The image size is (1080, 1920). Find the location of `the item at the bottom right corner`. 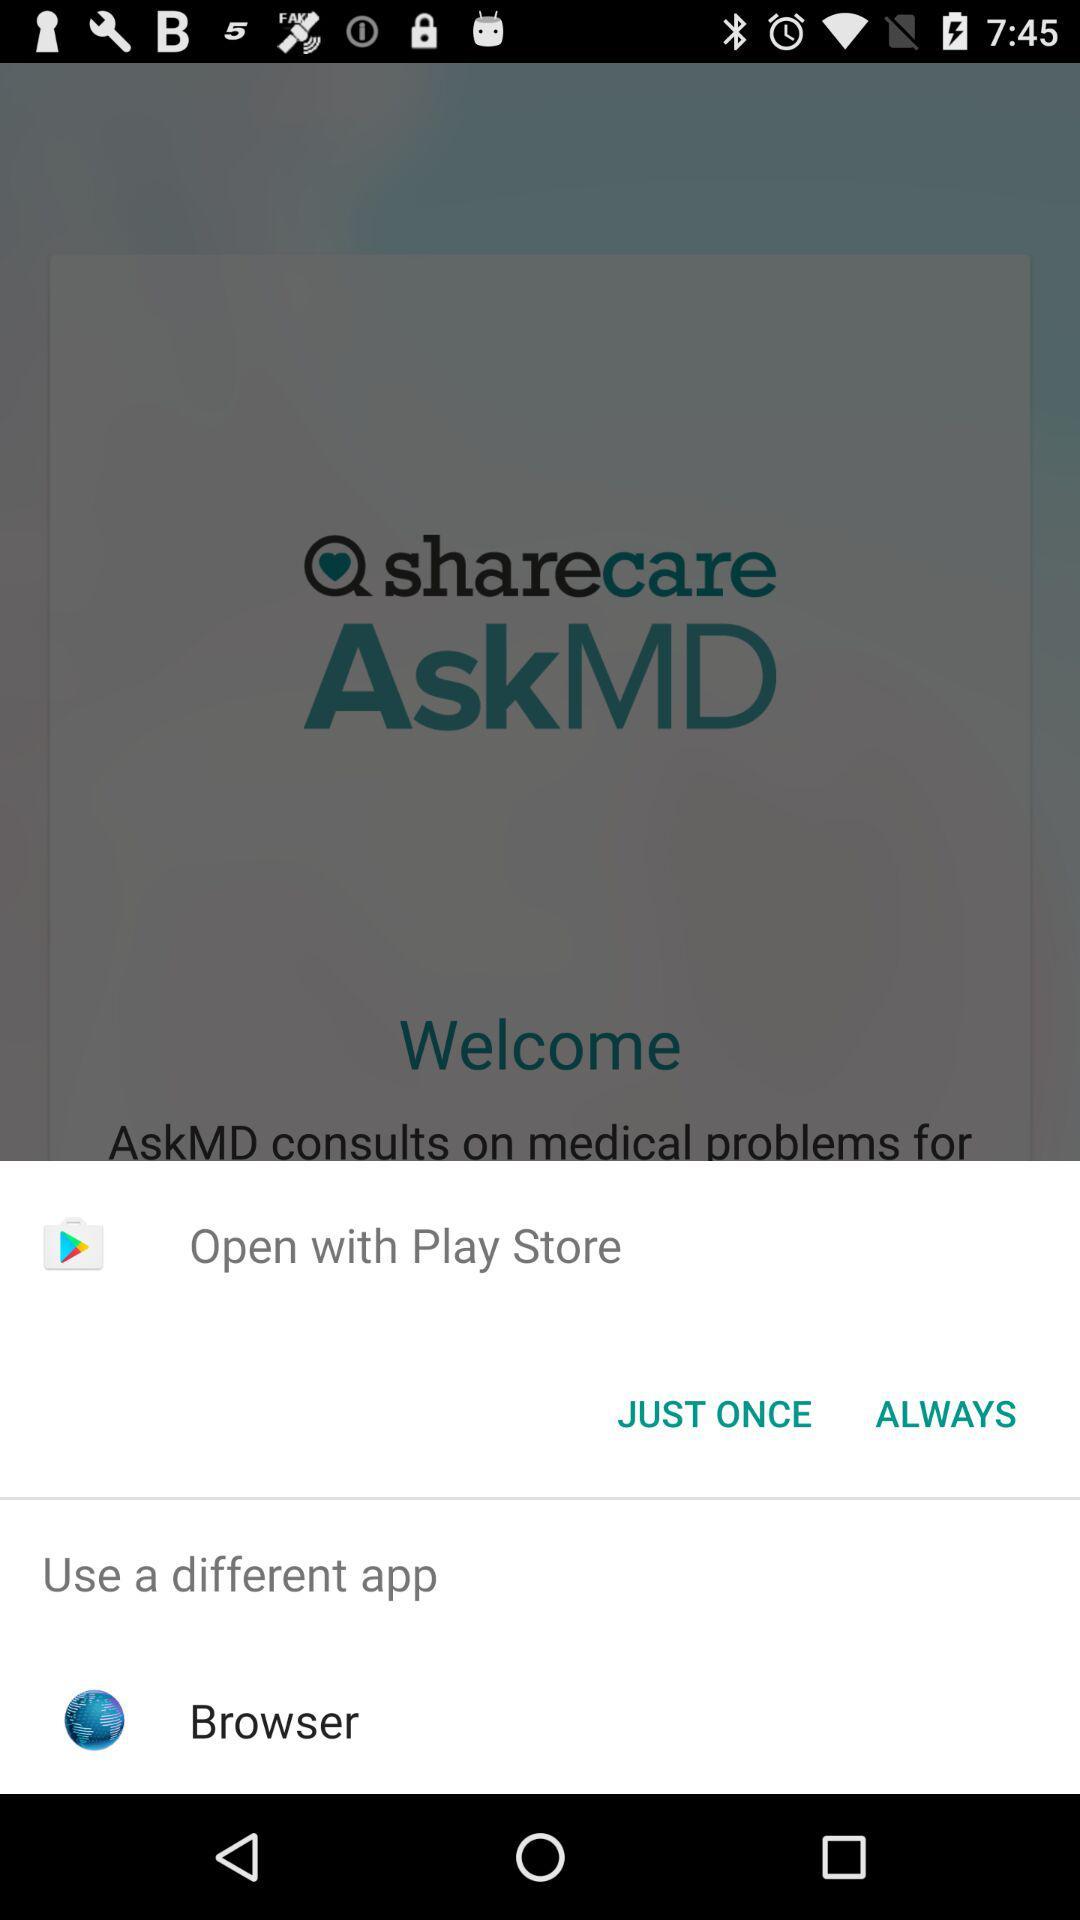

the item at the bottom right corner is located at coordinates (945, 1411).